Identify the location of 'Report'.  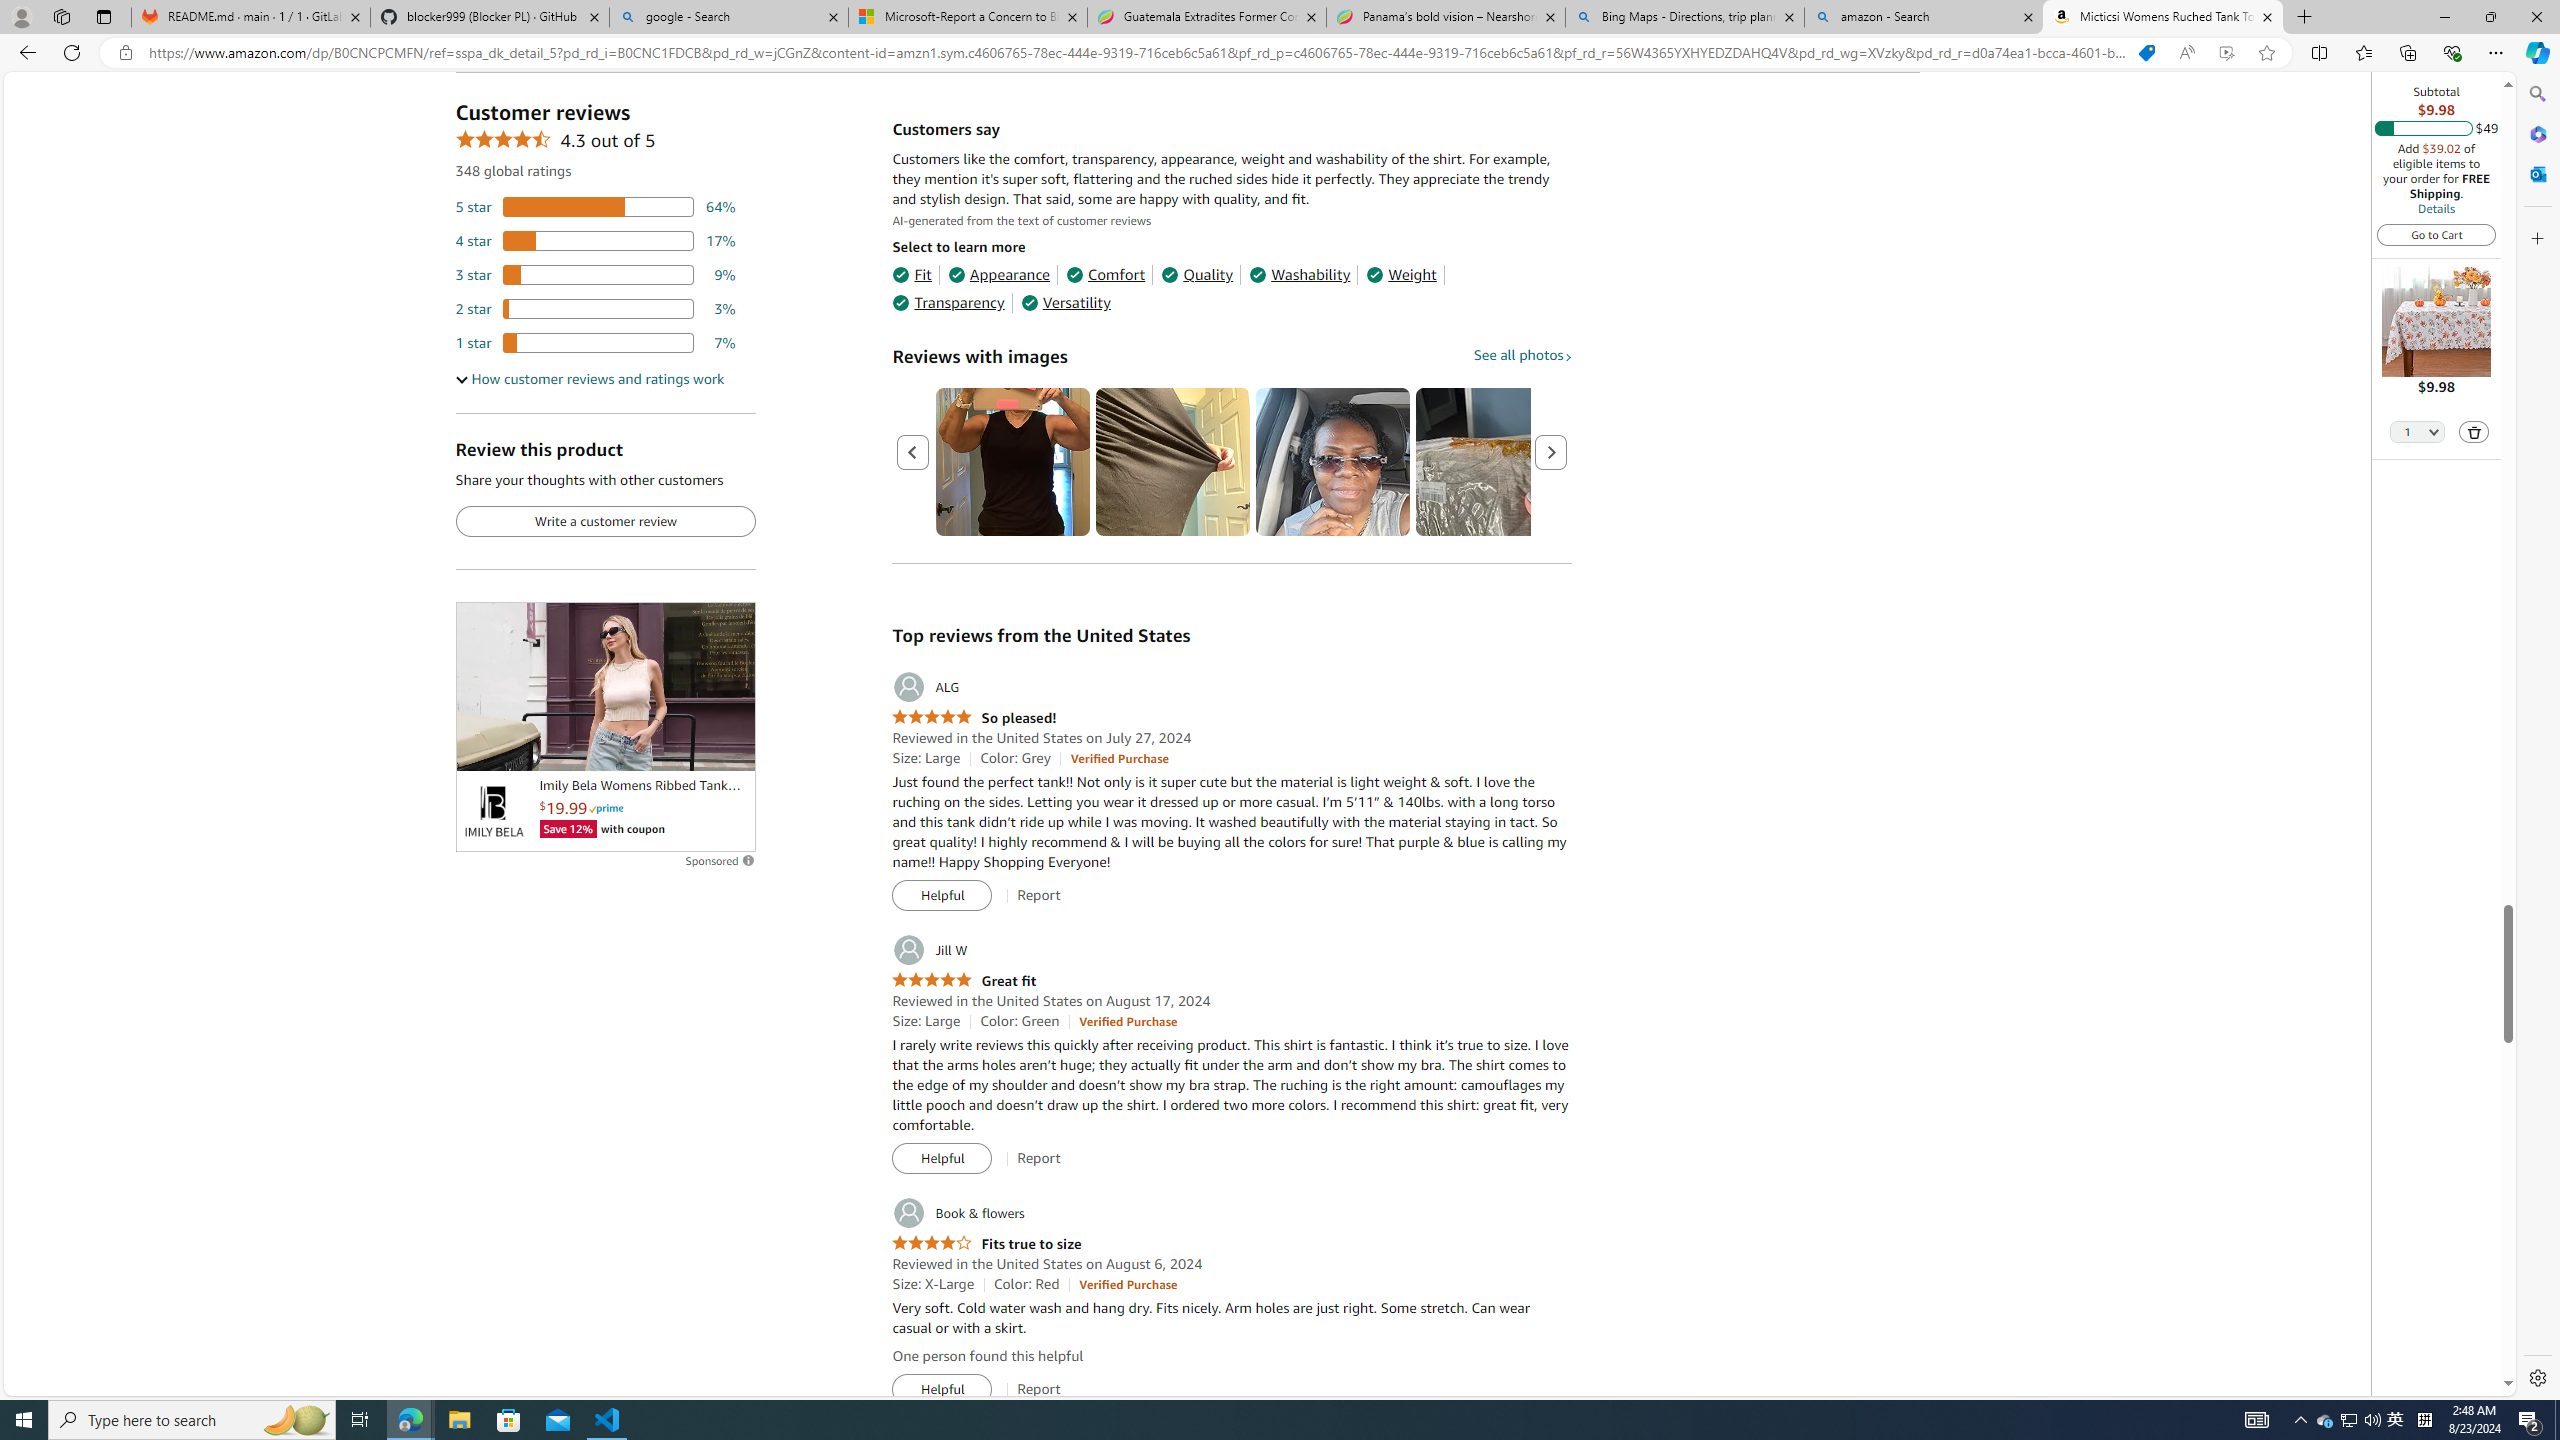
(1038, 1389).